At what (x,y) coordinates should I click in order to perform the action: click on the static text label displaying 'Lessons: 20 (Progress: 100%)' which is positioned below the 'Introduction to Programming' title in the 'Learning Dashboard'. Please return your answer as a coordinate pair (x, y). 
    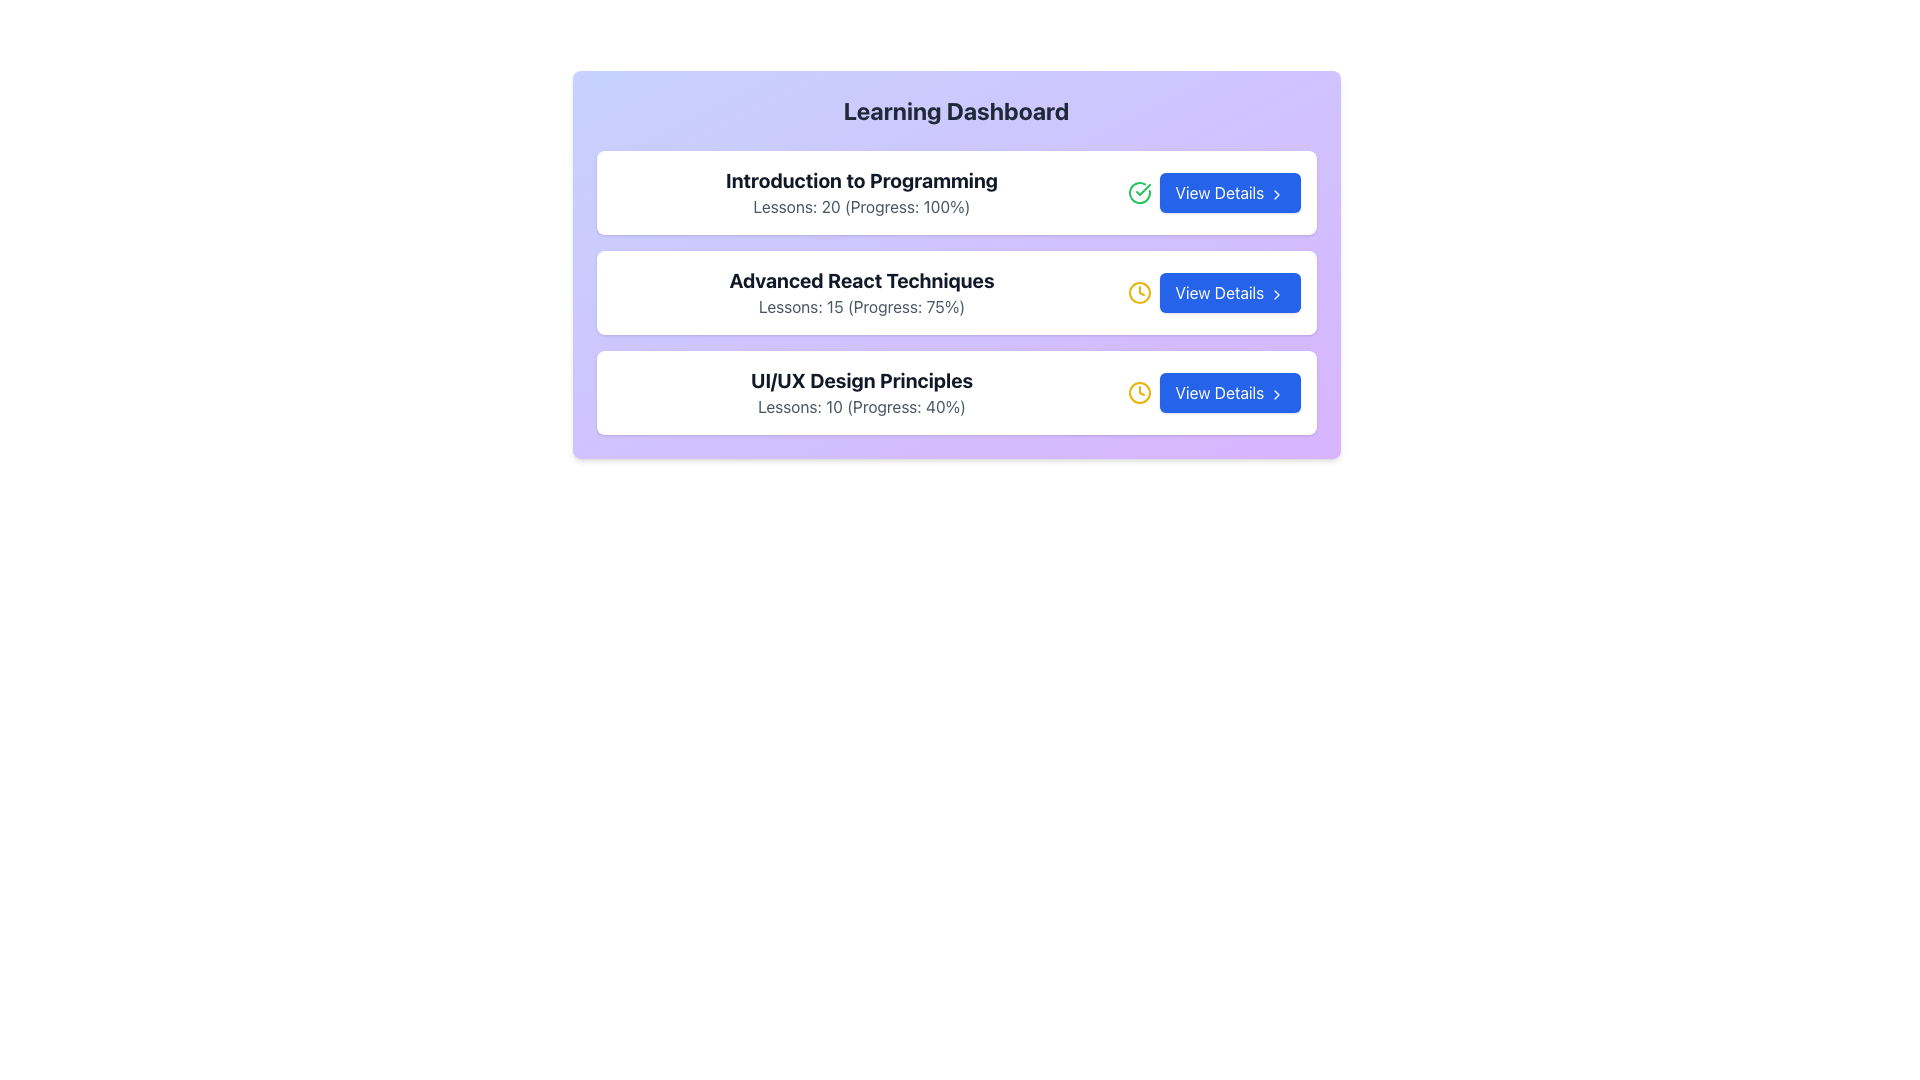
    Looking at the image, I should click on (862, 207).